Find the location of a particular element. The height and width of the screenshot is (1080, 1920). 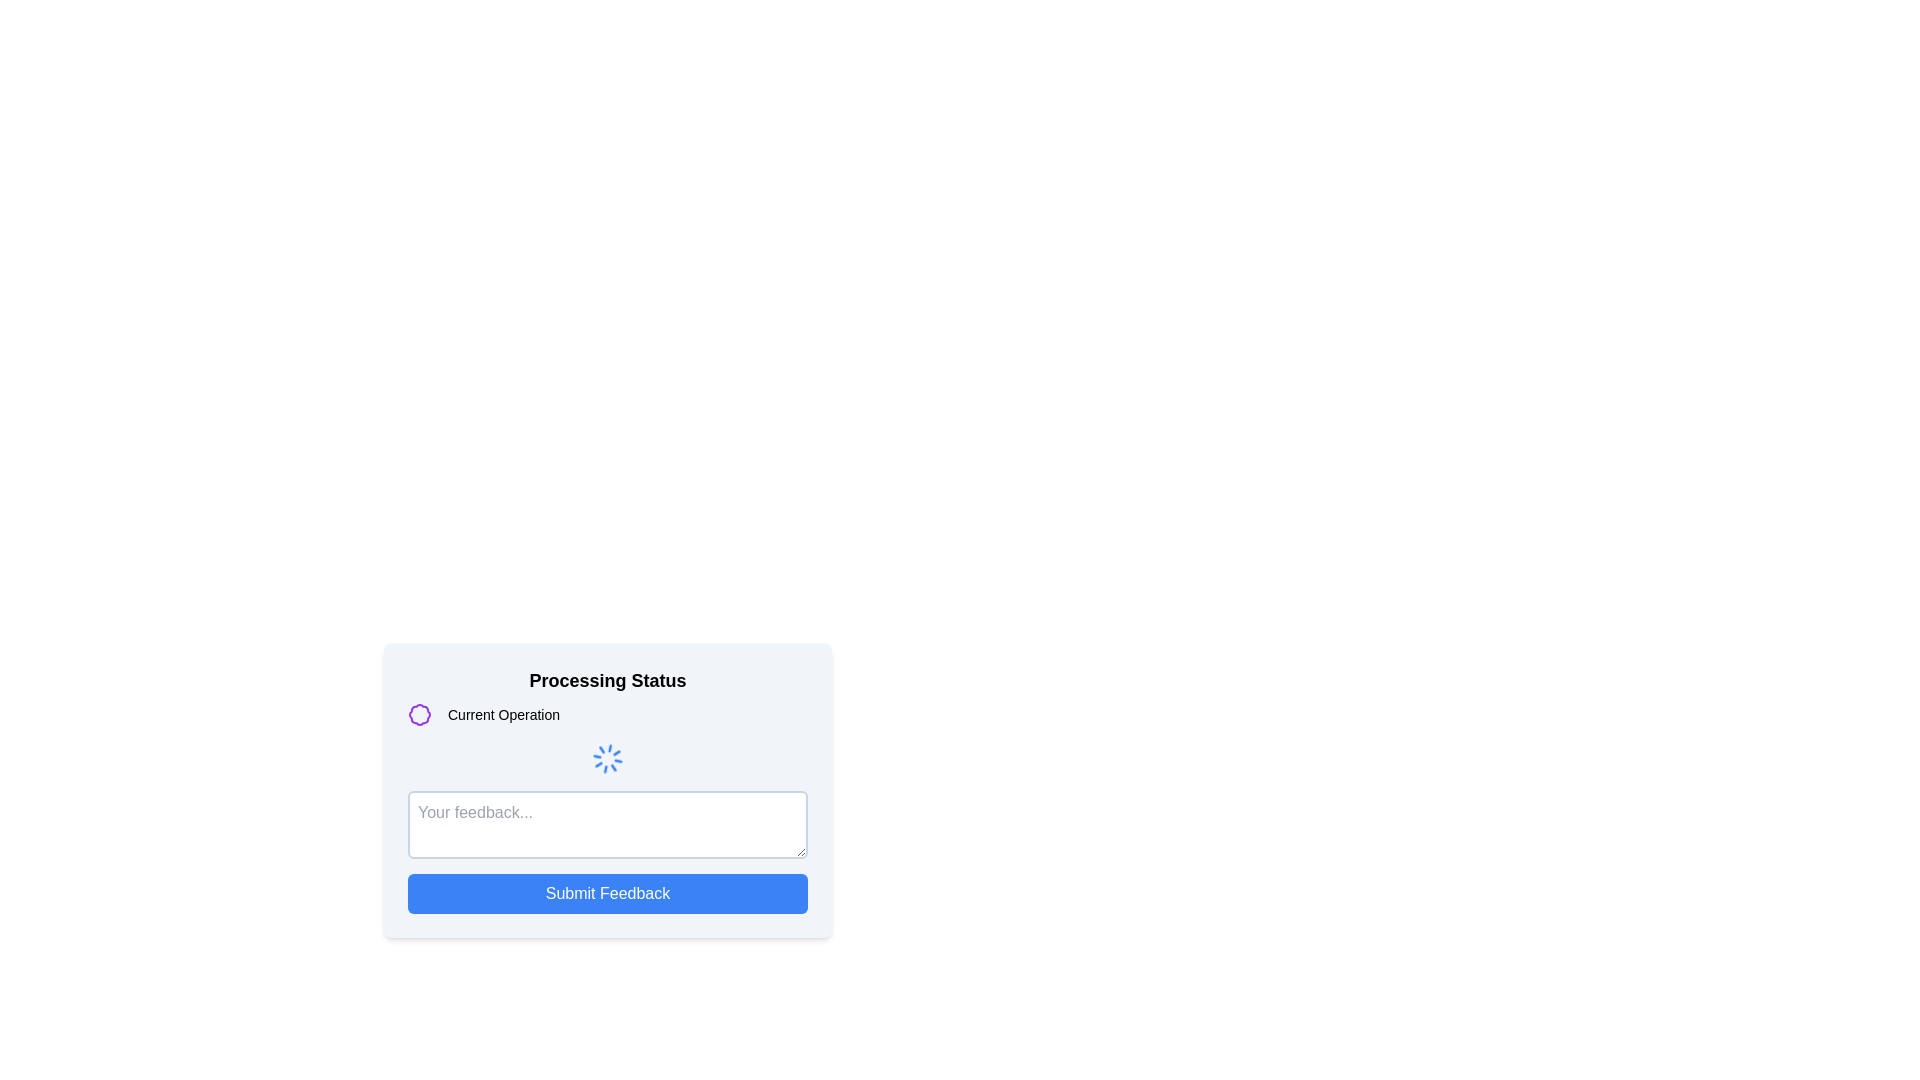

the text label that reads 'Processing Status', which is prominently displayed at the top of its section in bold, large-sized, black font is located at coordinates (607, 680).